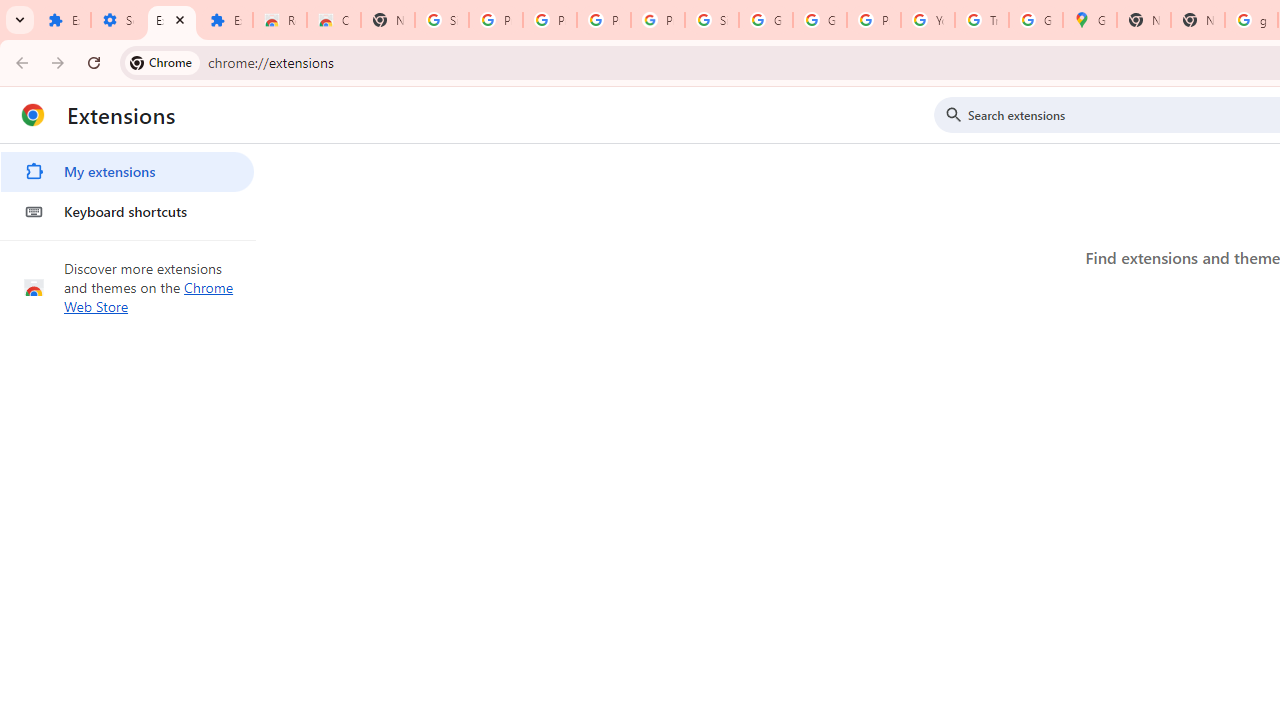 The width and height of the screenshot is (1280, 720). I want to click on 'Google Maps', so click(1088, 20).